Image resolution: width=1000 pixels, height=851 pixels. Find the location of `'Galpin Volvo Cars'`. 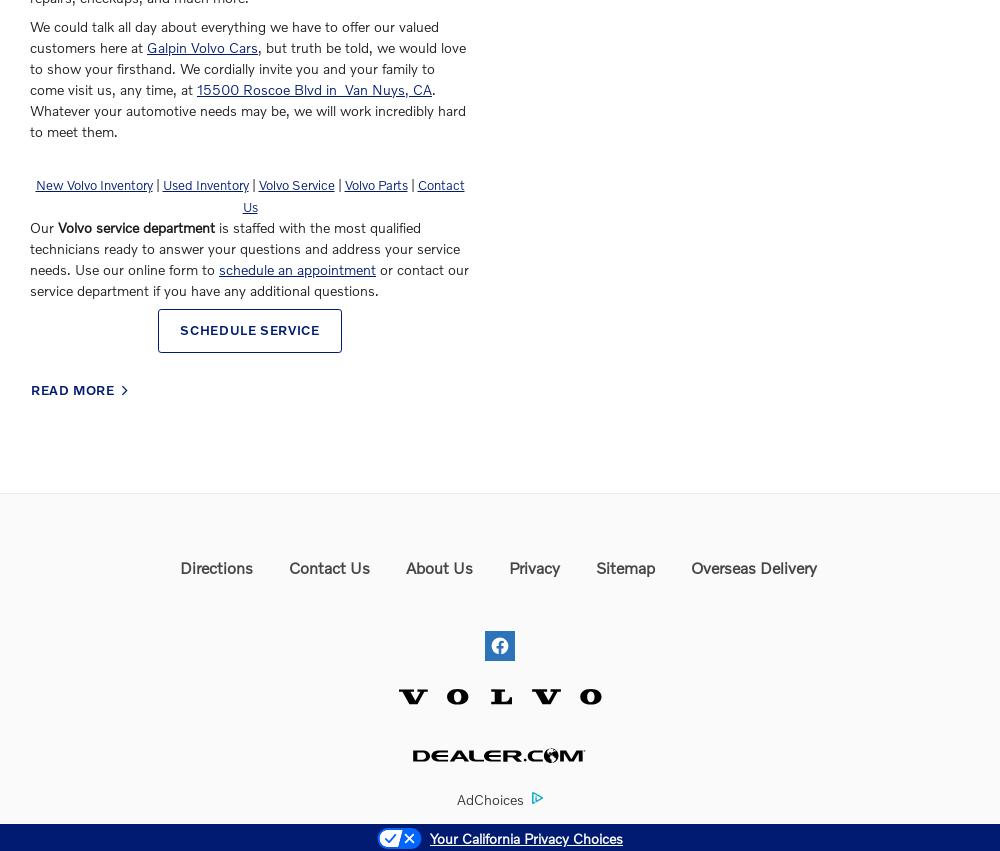

'Galpin Volvo Cars' is located at coordinates (201, 47).